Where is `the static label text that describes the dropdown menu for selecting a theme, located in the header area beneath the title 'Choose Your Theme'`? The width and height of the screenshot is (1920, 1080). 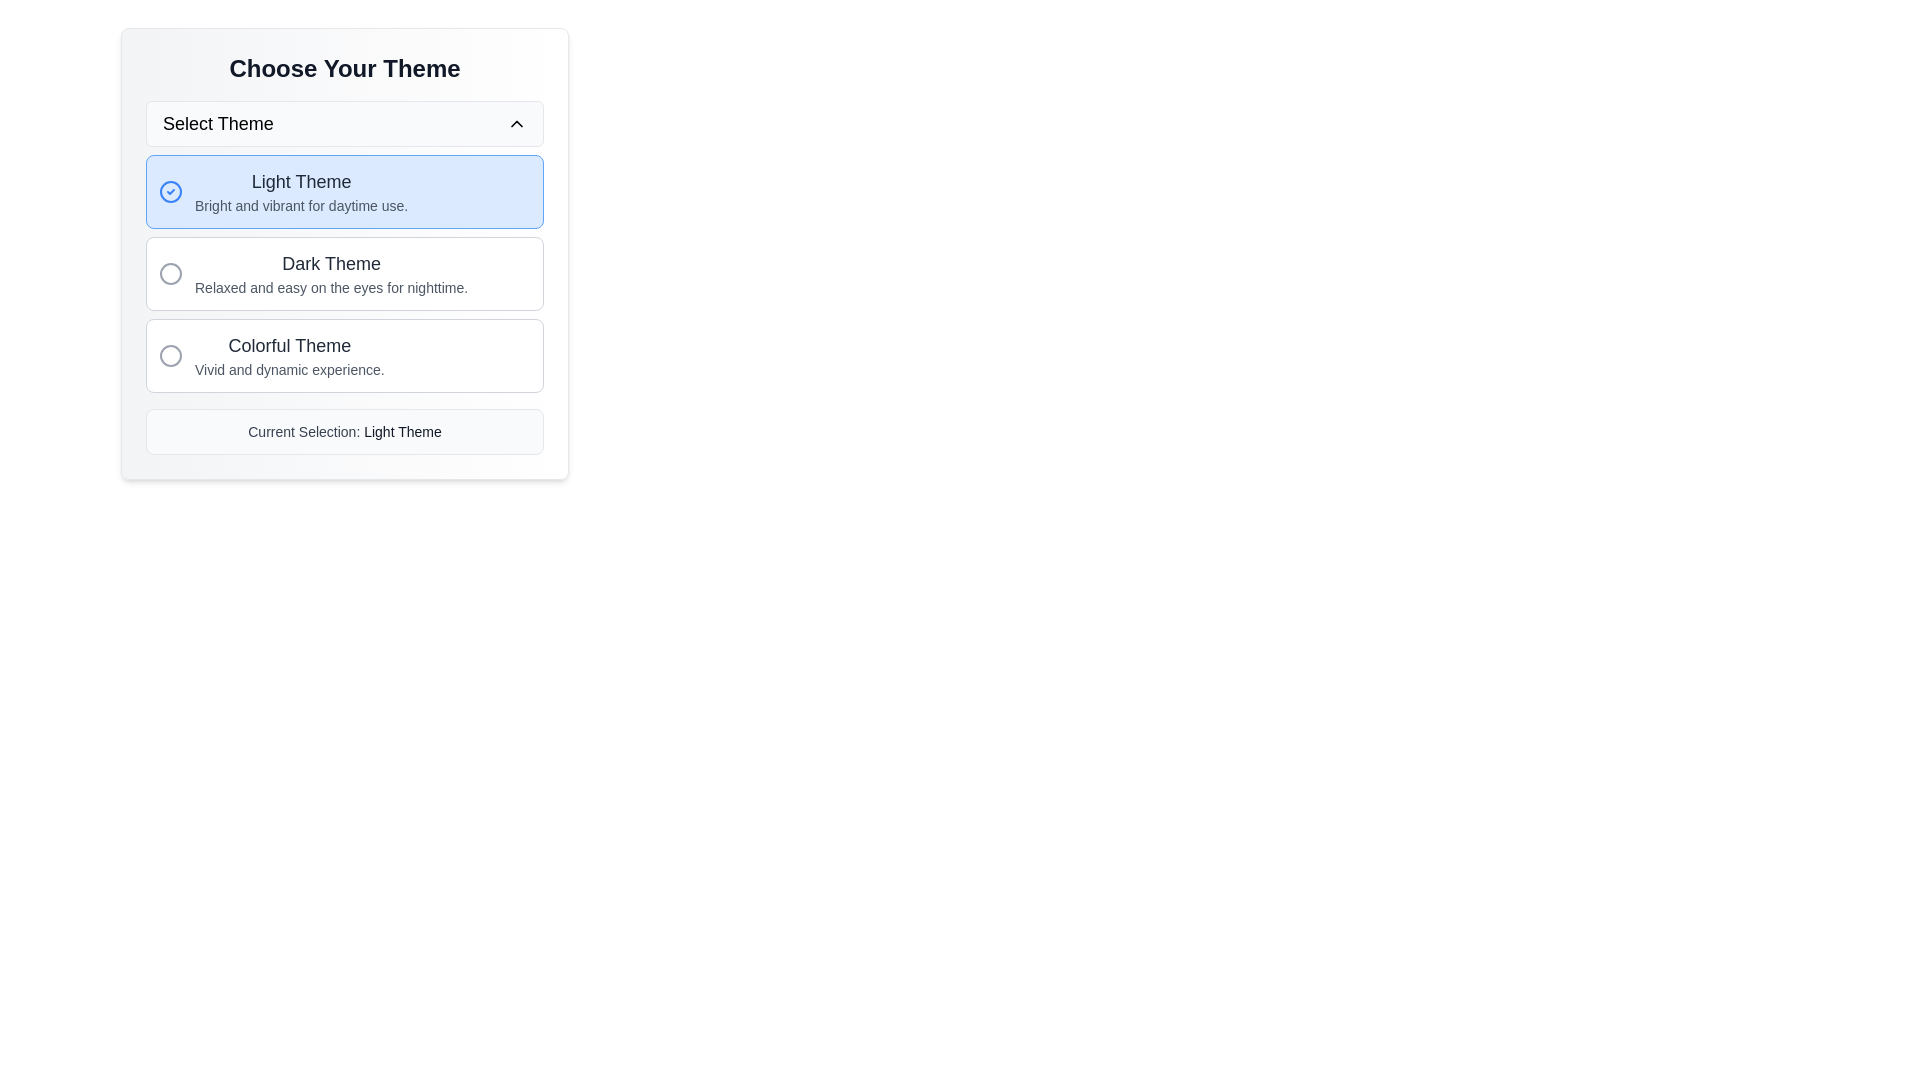 the static label text that describes the dropdown menu for selecting a theme, located in the header area beneath the title 'Choose Your Theme' is located at coordinates (218, 123).